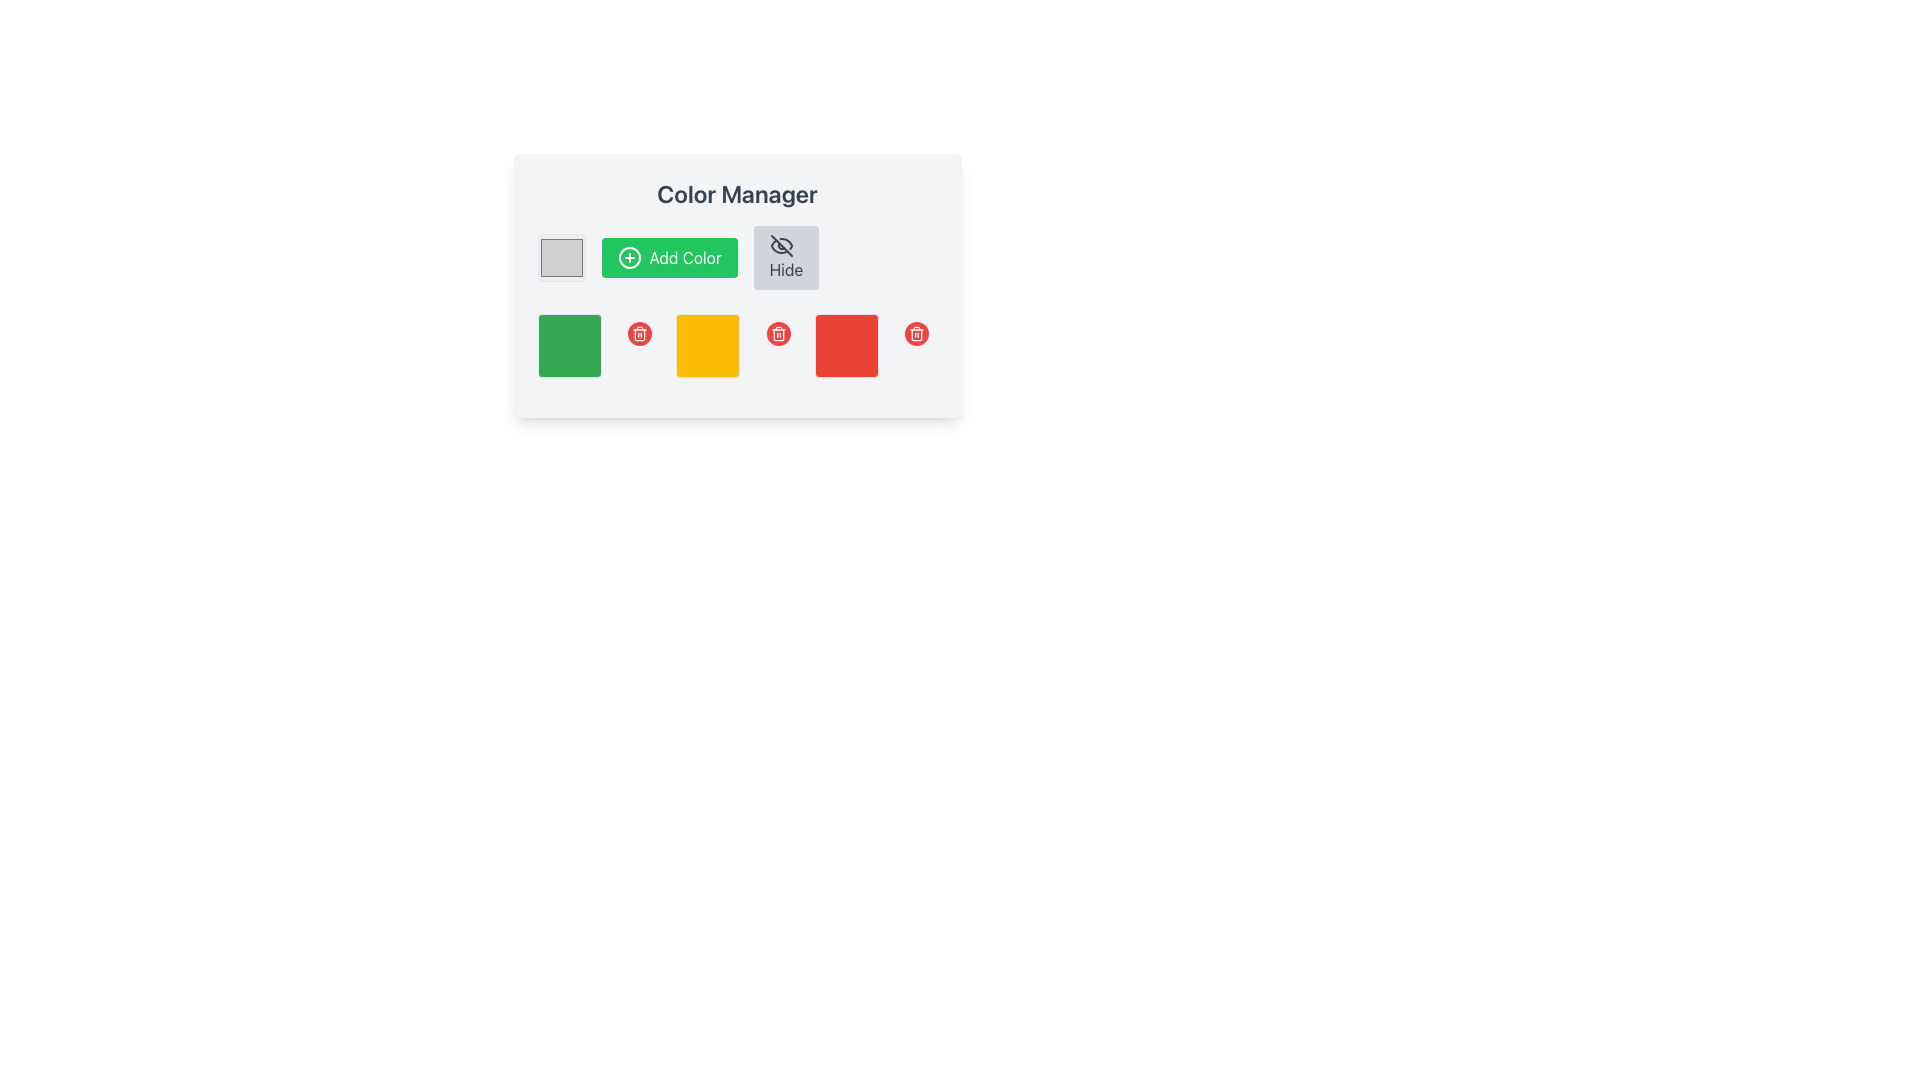 This screenshot has width=1920, height=1080. I want to click on the third red color block with rounded corners in the lower row of the 'Color Manager' panel, which is situated between a yellow block and a delete button icon, so click(846, 345).